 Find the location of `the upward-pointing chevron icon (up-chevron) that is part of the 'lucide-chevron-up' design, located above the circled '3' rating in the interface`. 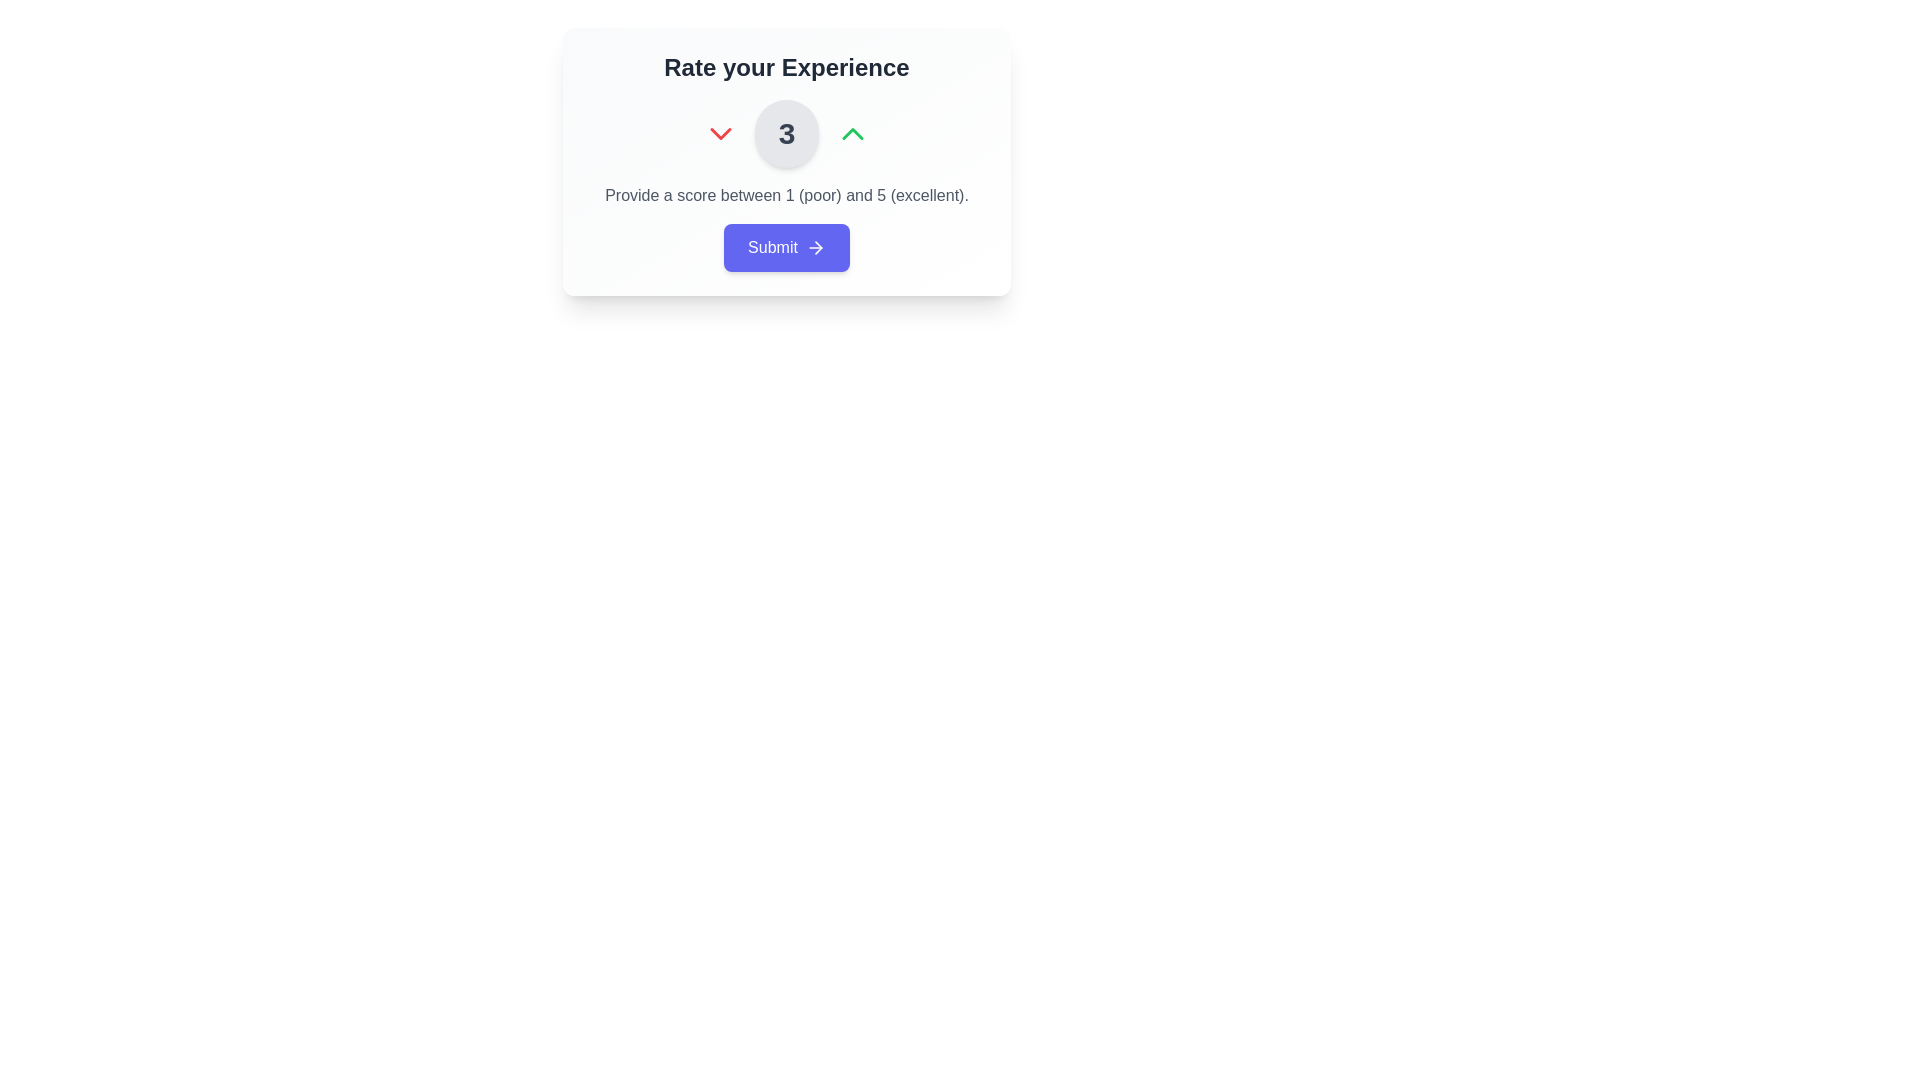

the upward-pointing chevron icon (up-chevron) that is part of the 'lucide-chevron-up' design, located above the circled '3' rating in the interface is located at coordinates (853, 134).